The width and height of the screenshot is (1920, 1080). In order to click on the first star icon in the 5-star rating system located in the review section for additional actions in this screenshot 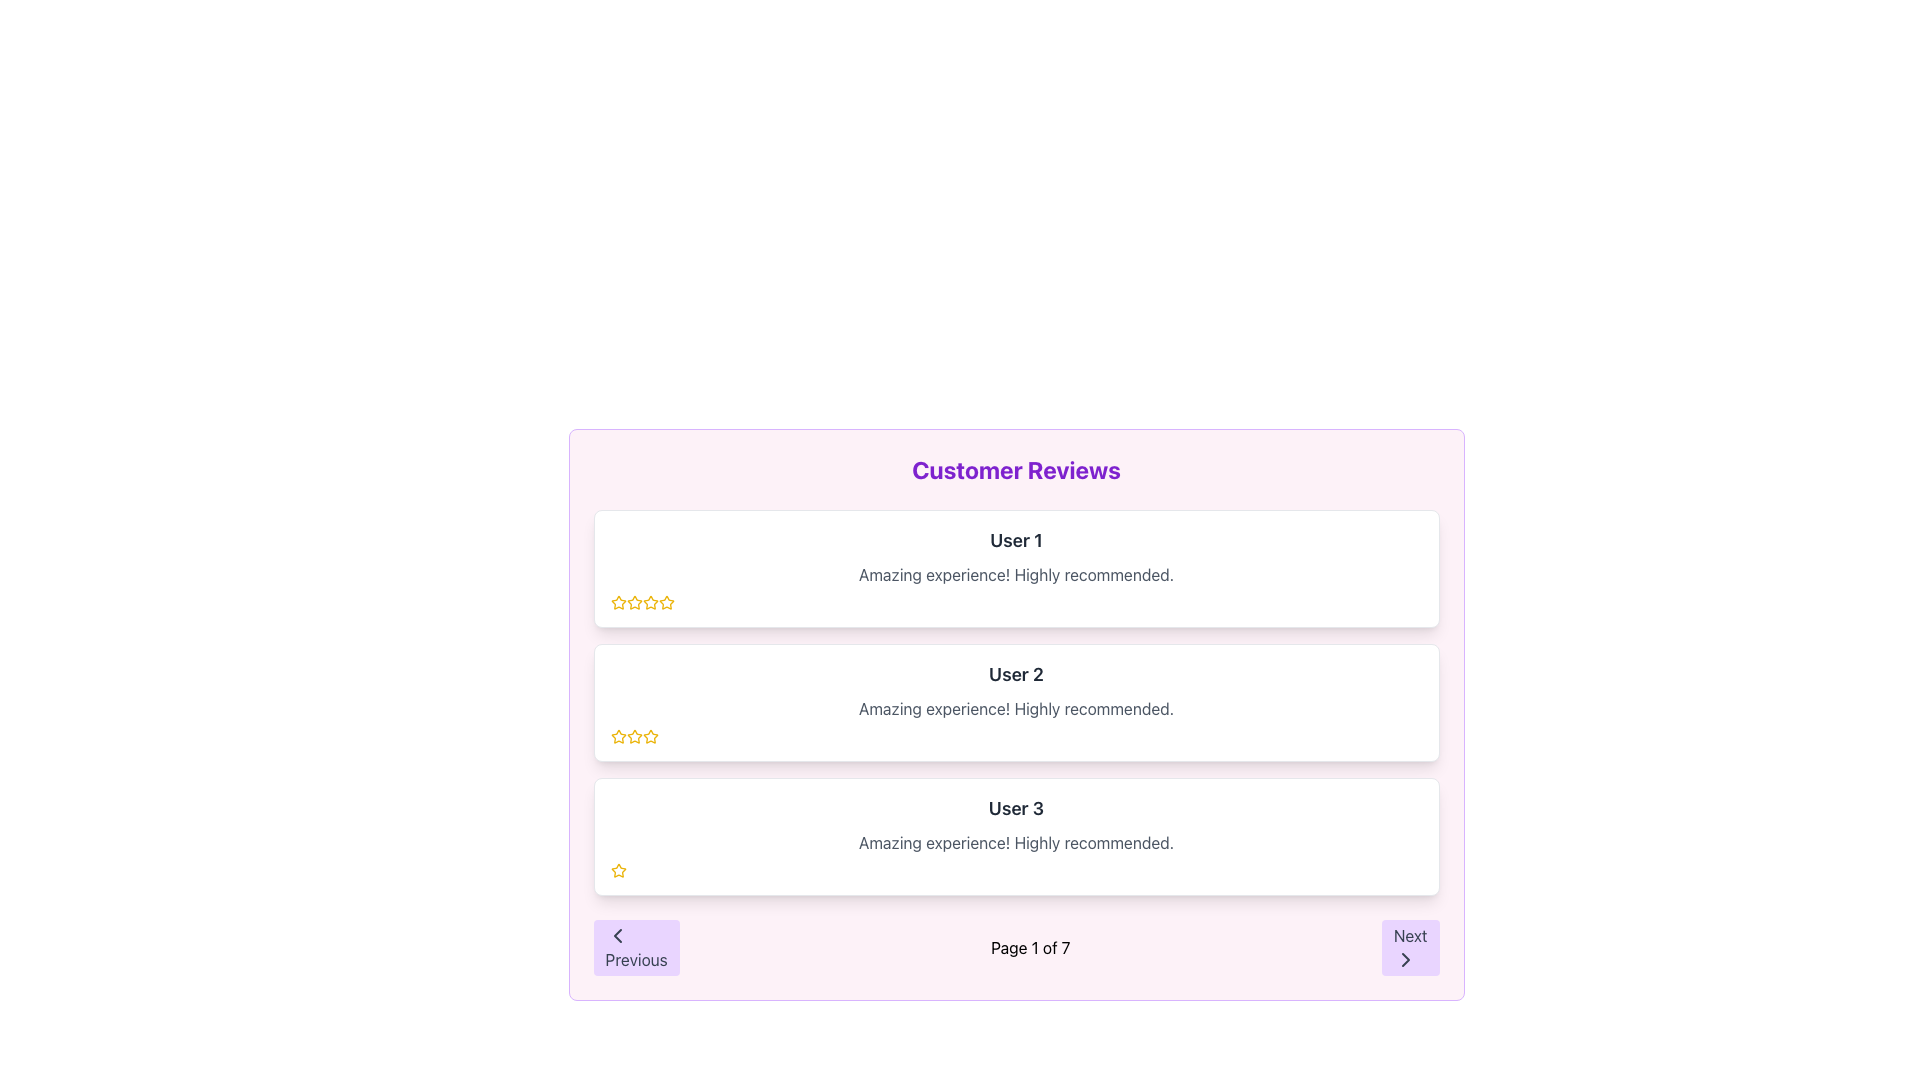, I will do `click(633, 601)`.